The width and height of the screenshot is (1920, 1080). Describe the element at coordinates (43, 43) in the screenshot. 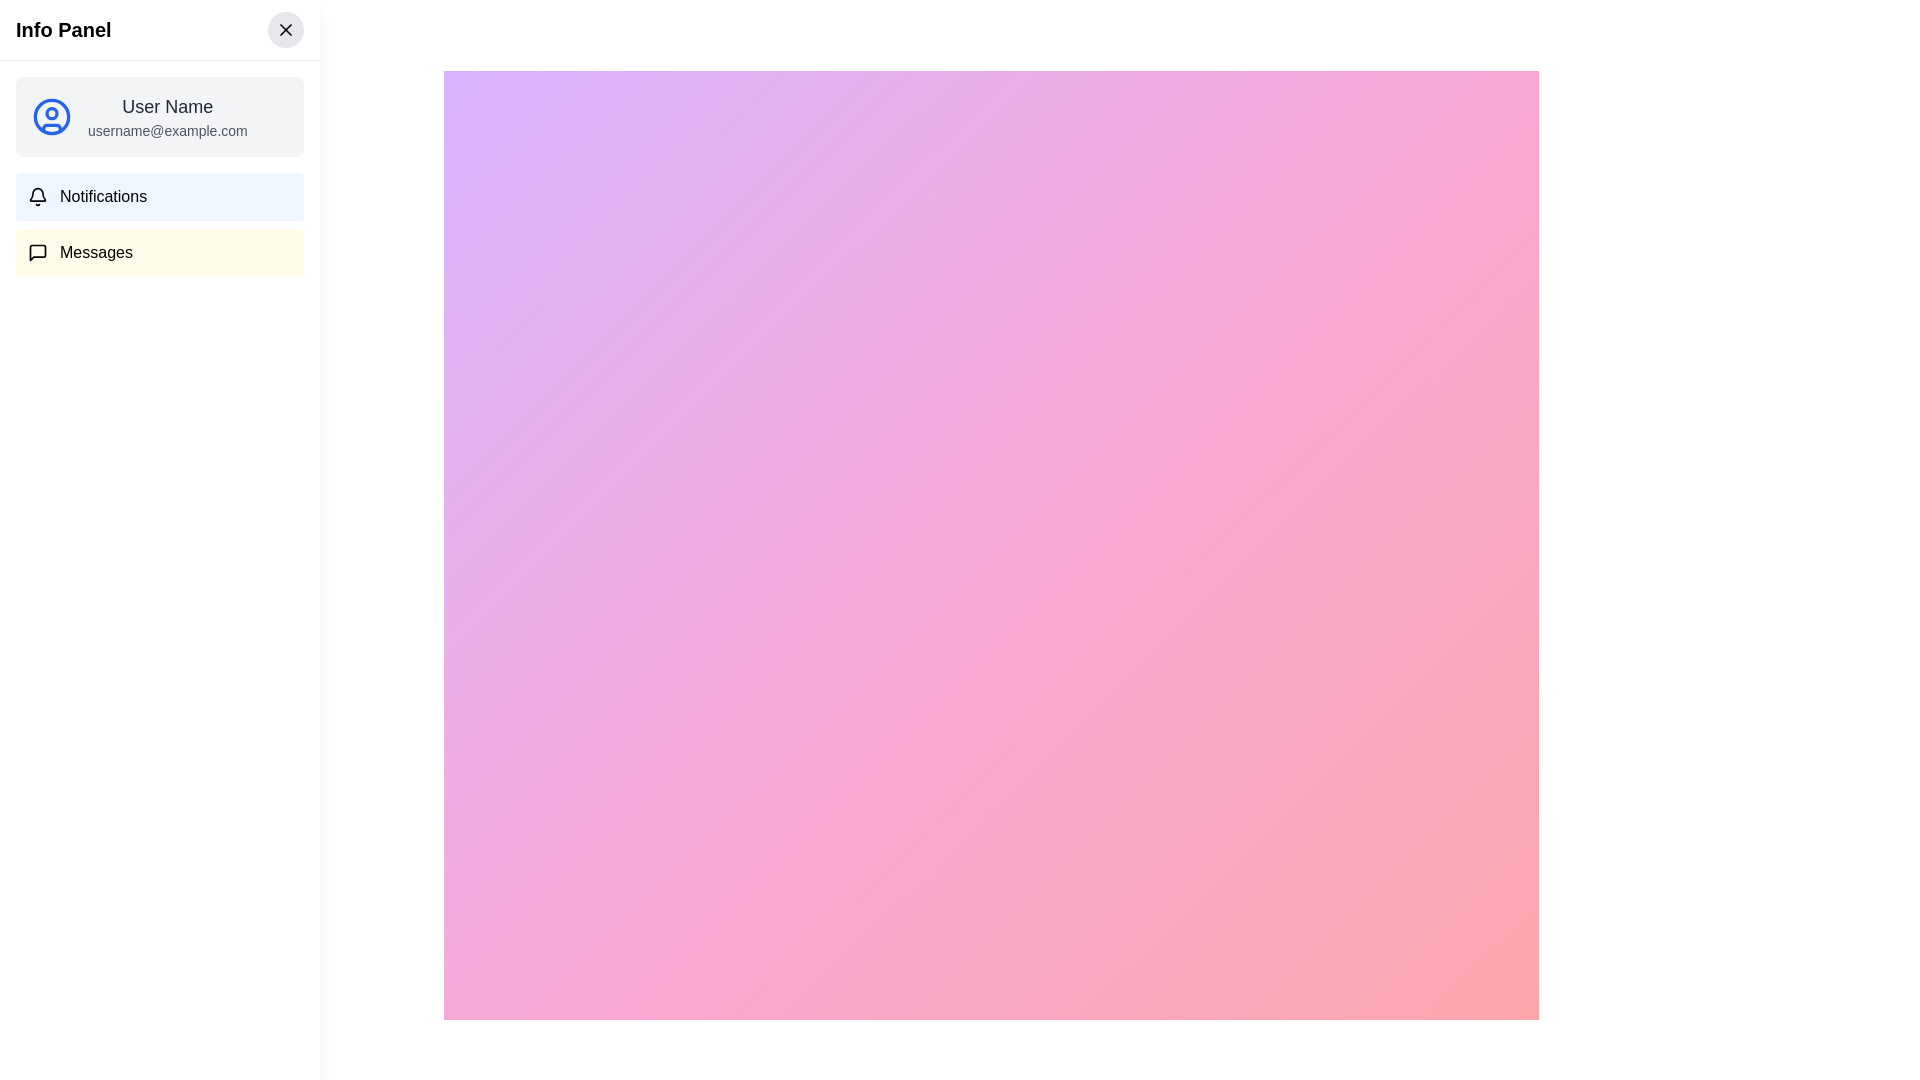

I see `the circular close button located at the top-left corner of the 'Info Panel' to indicate it is interactive` at that location.